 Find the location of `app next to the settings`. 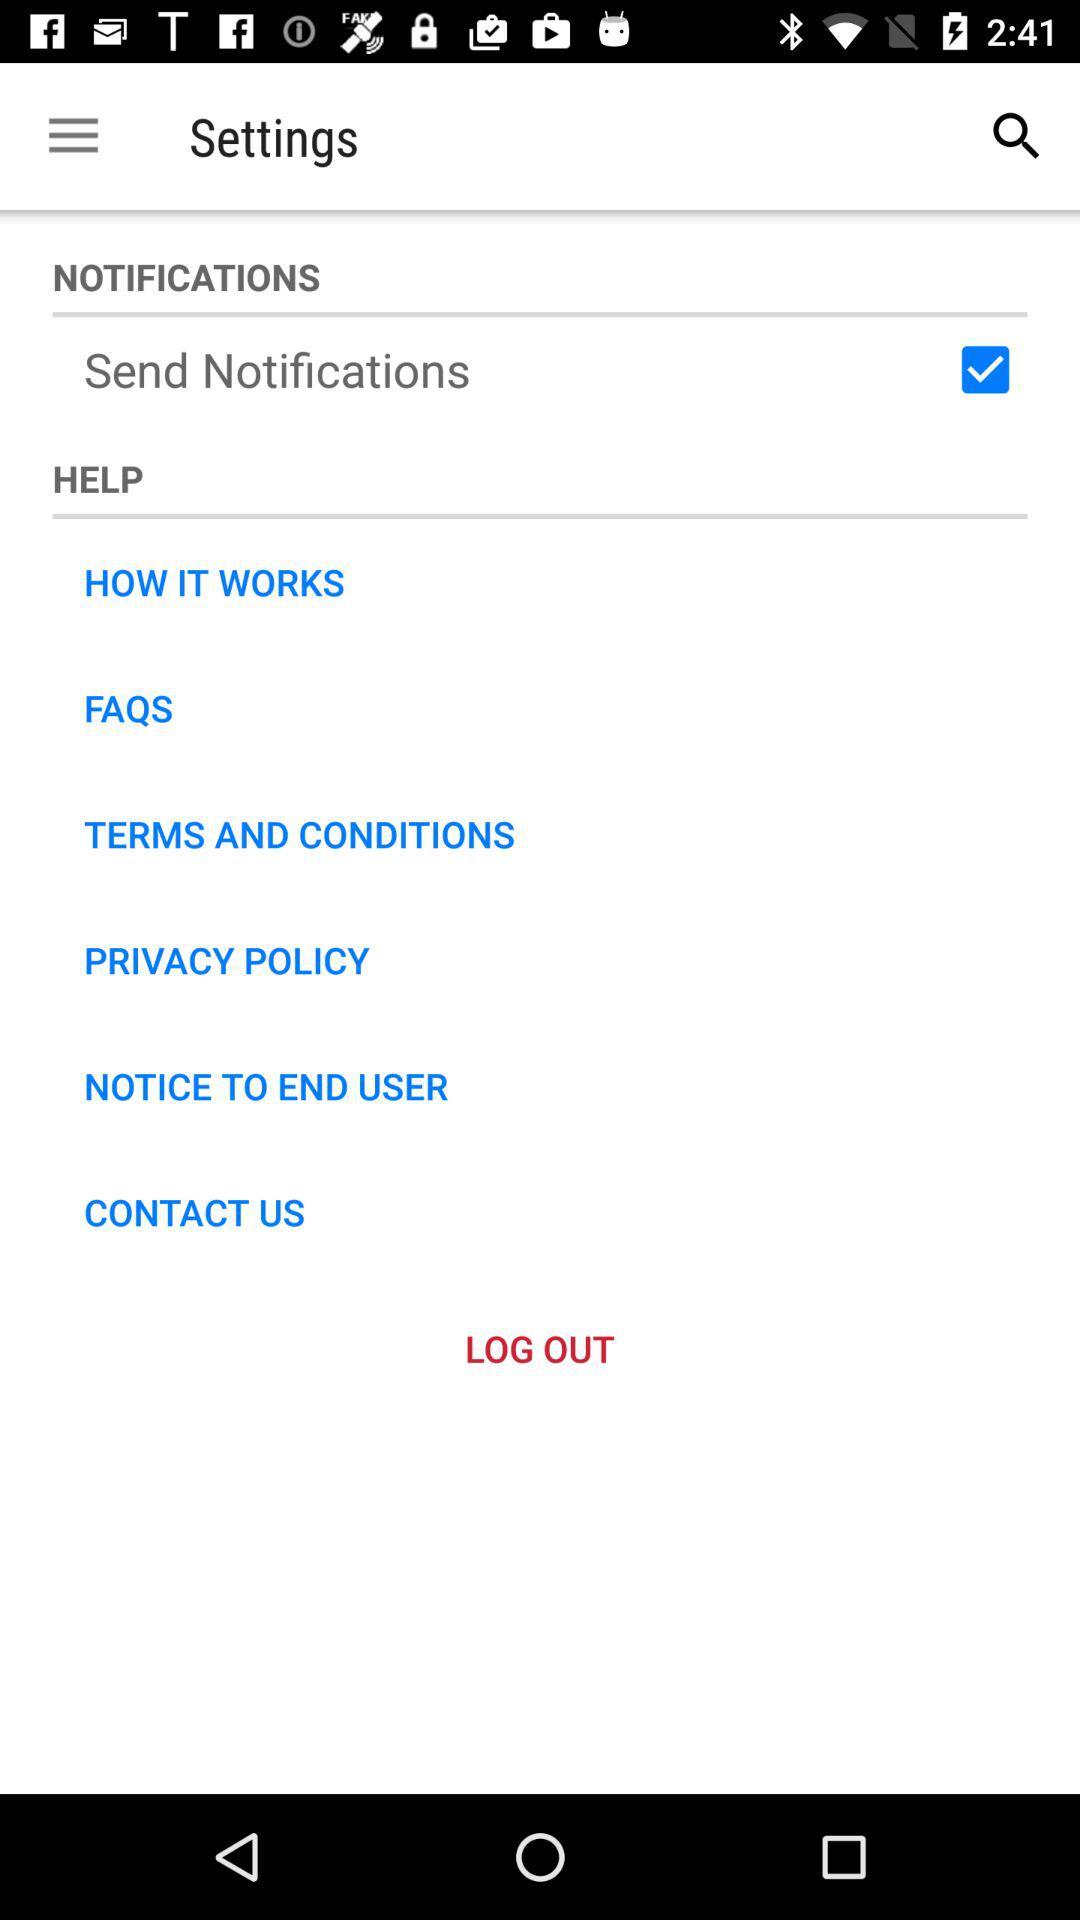

app next to the settings is located at coordinates (1017, 135).